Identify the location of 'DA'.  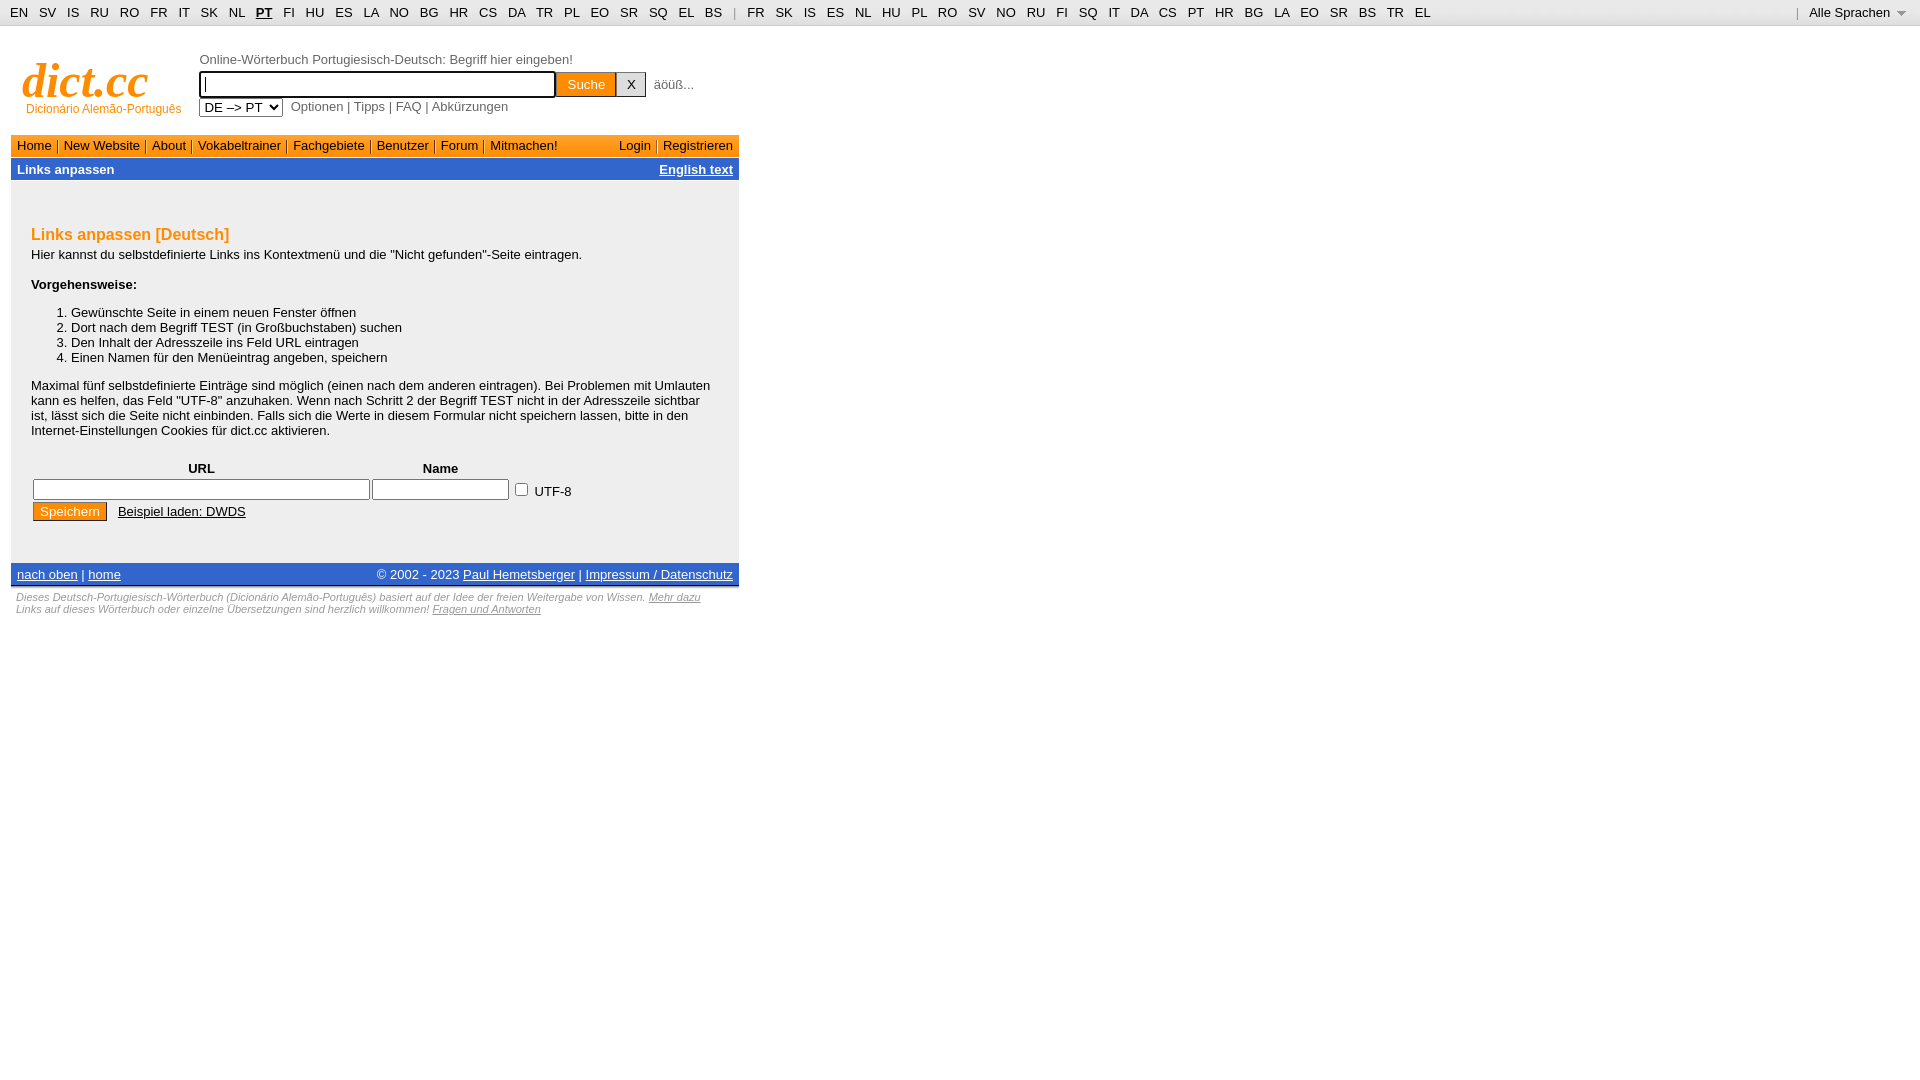
(516, 12).